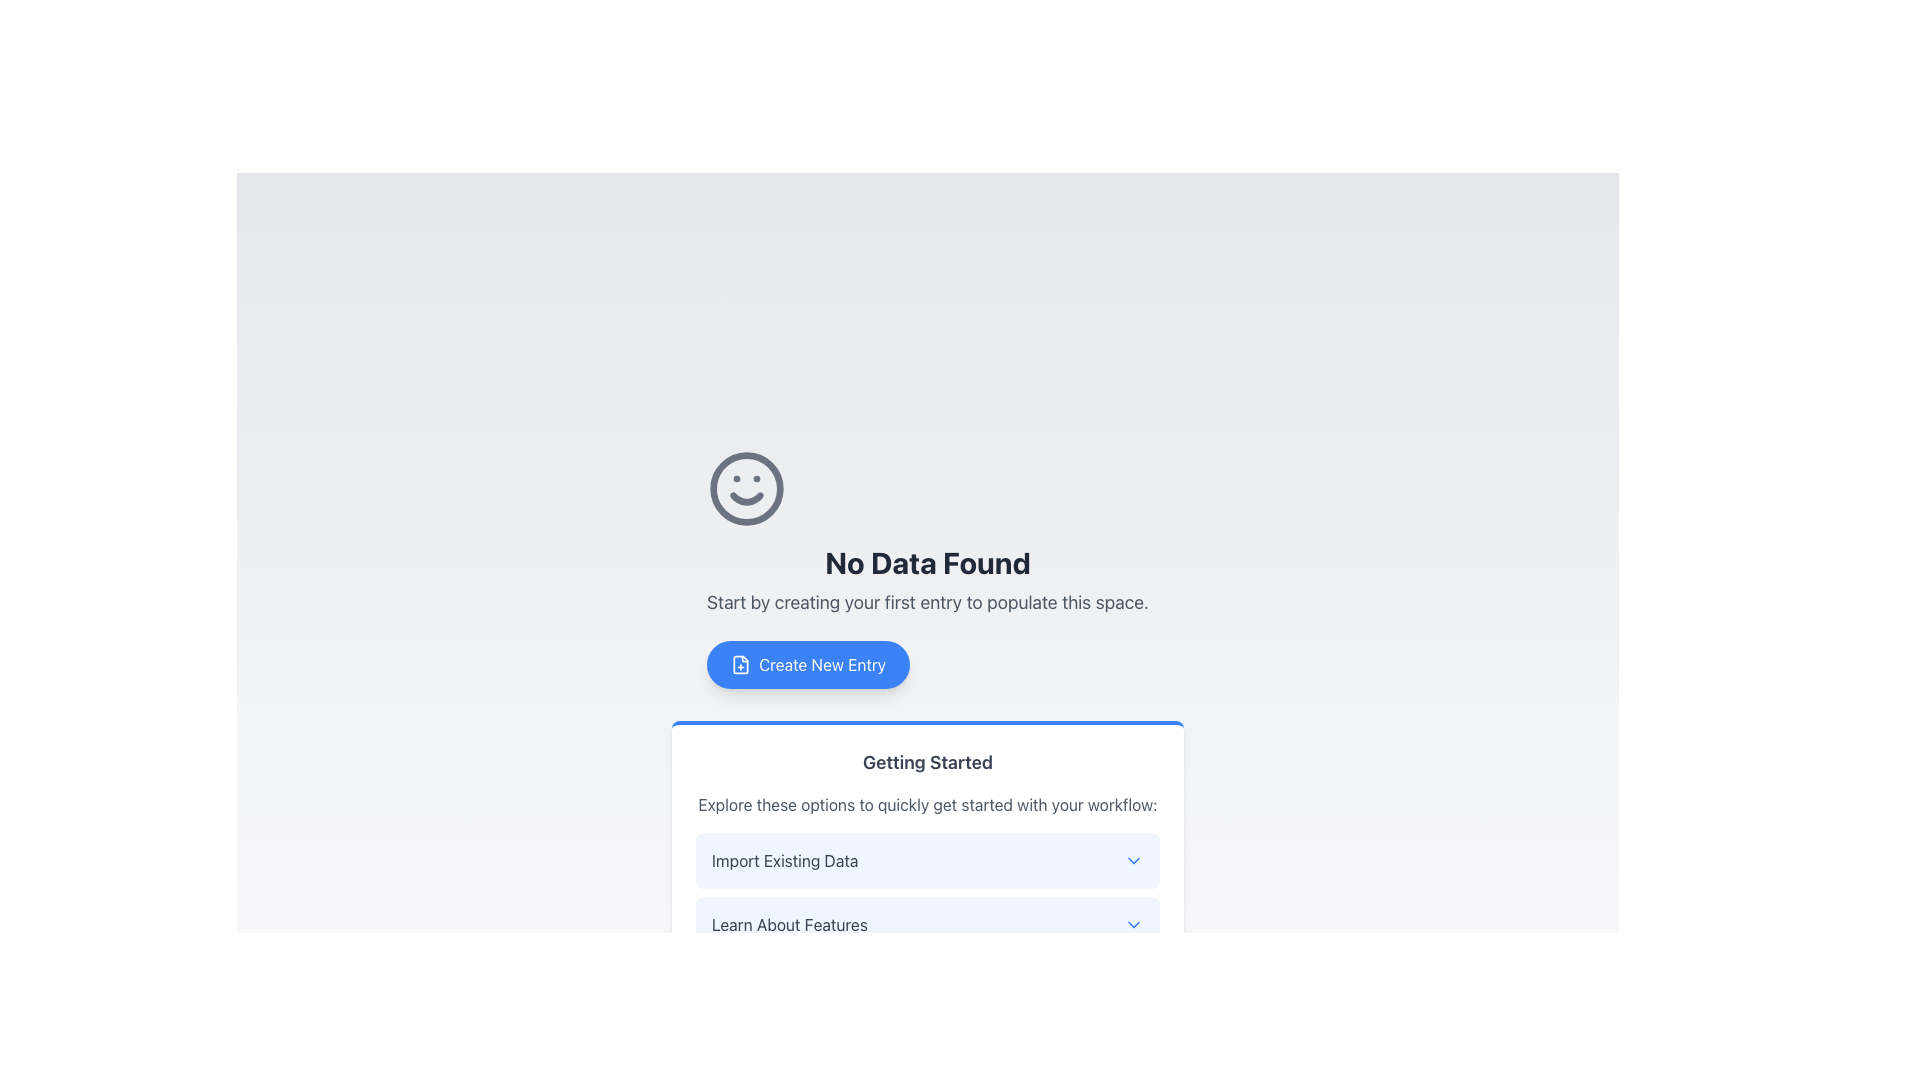 Image resolution: width=1920 pixels, height=1080 pixels. What do you see at coordinates (926, 892) in the screenshot?
I see `the 'Import Existing Data' option in the collapsible list located in the 'Getting Started' section` at bounding box center [926, 892].